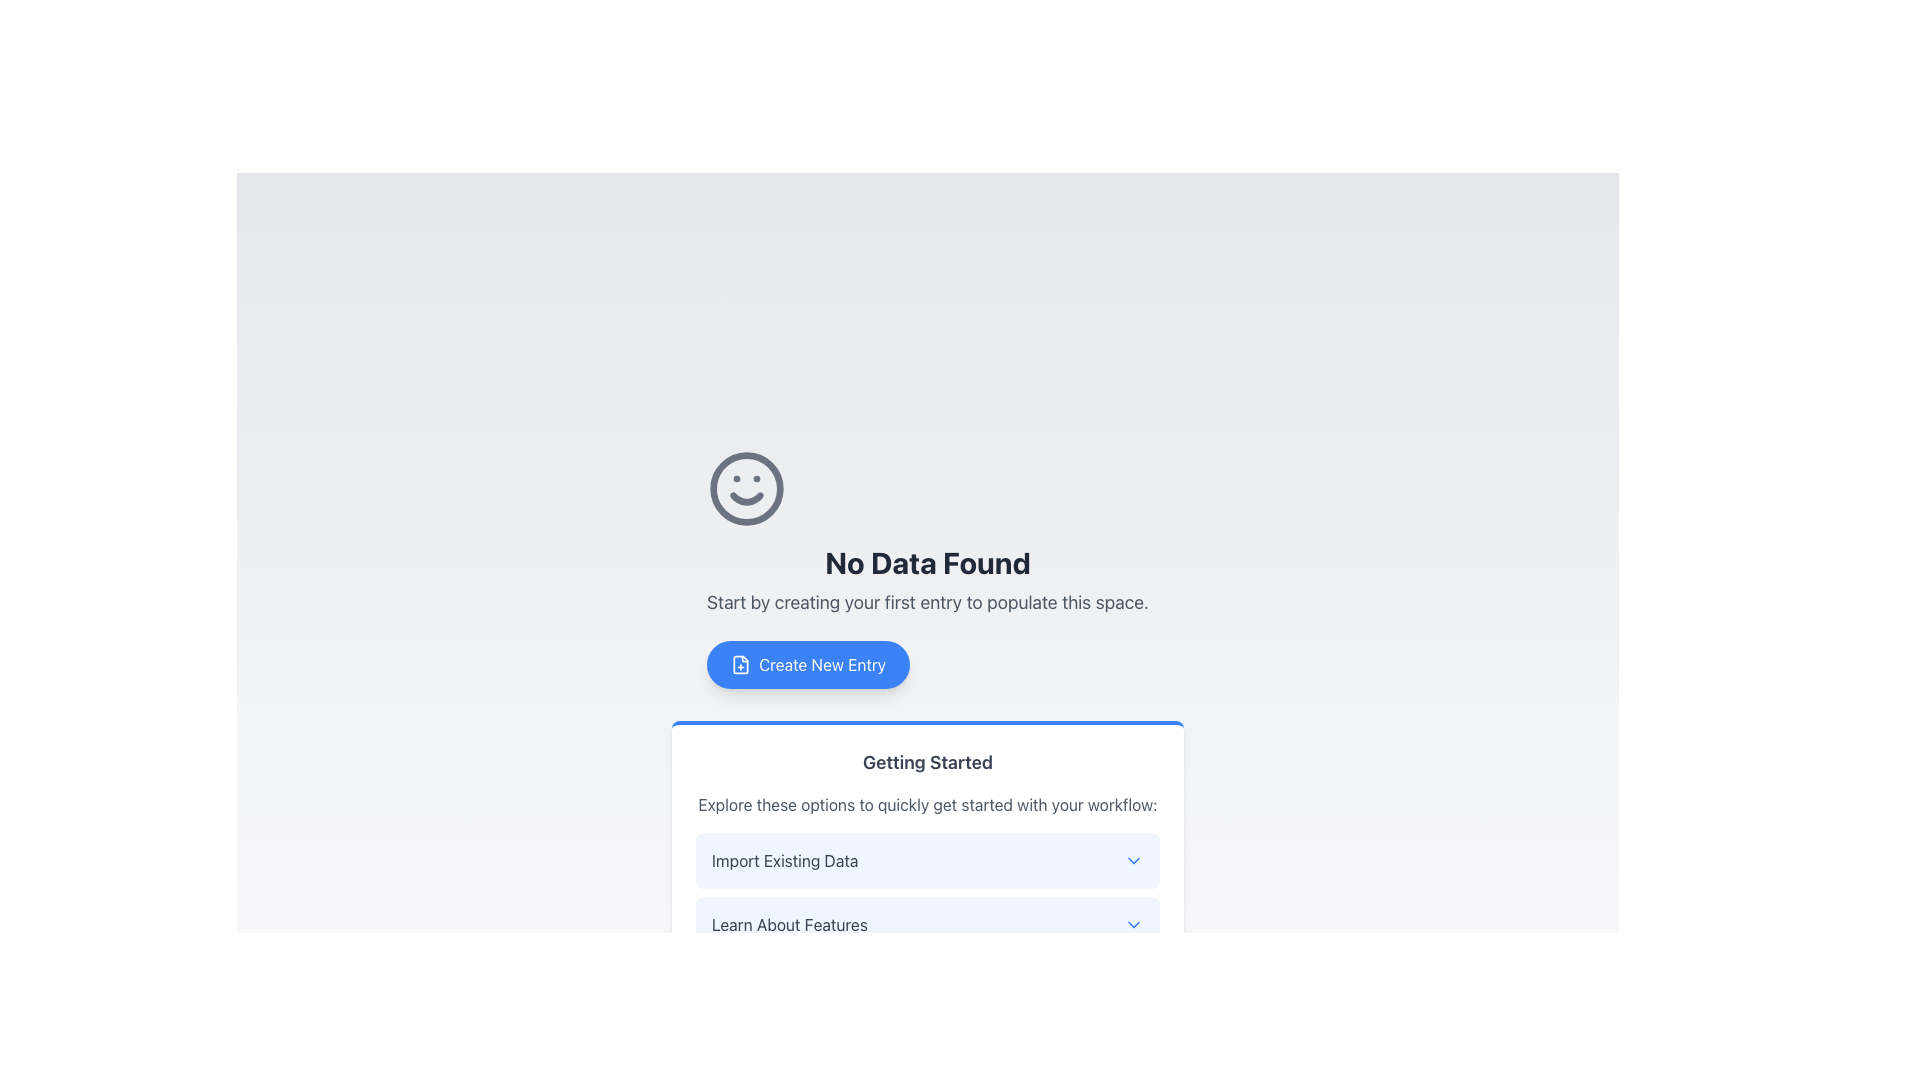 Image resolution: width=1920 pixels, height=1080 pixels. What do you see at coordinates (926, 892) in the screenshot?
I see `the 'Import Existing Data' option in the collapsible list located in the 'Getting Started' section` at bounding box center [926, 892].